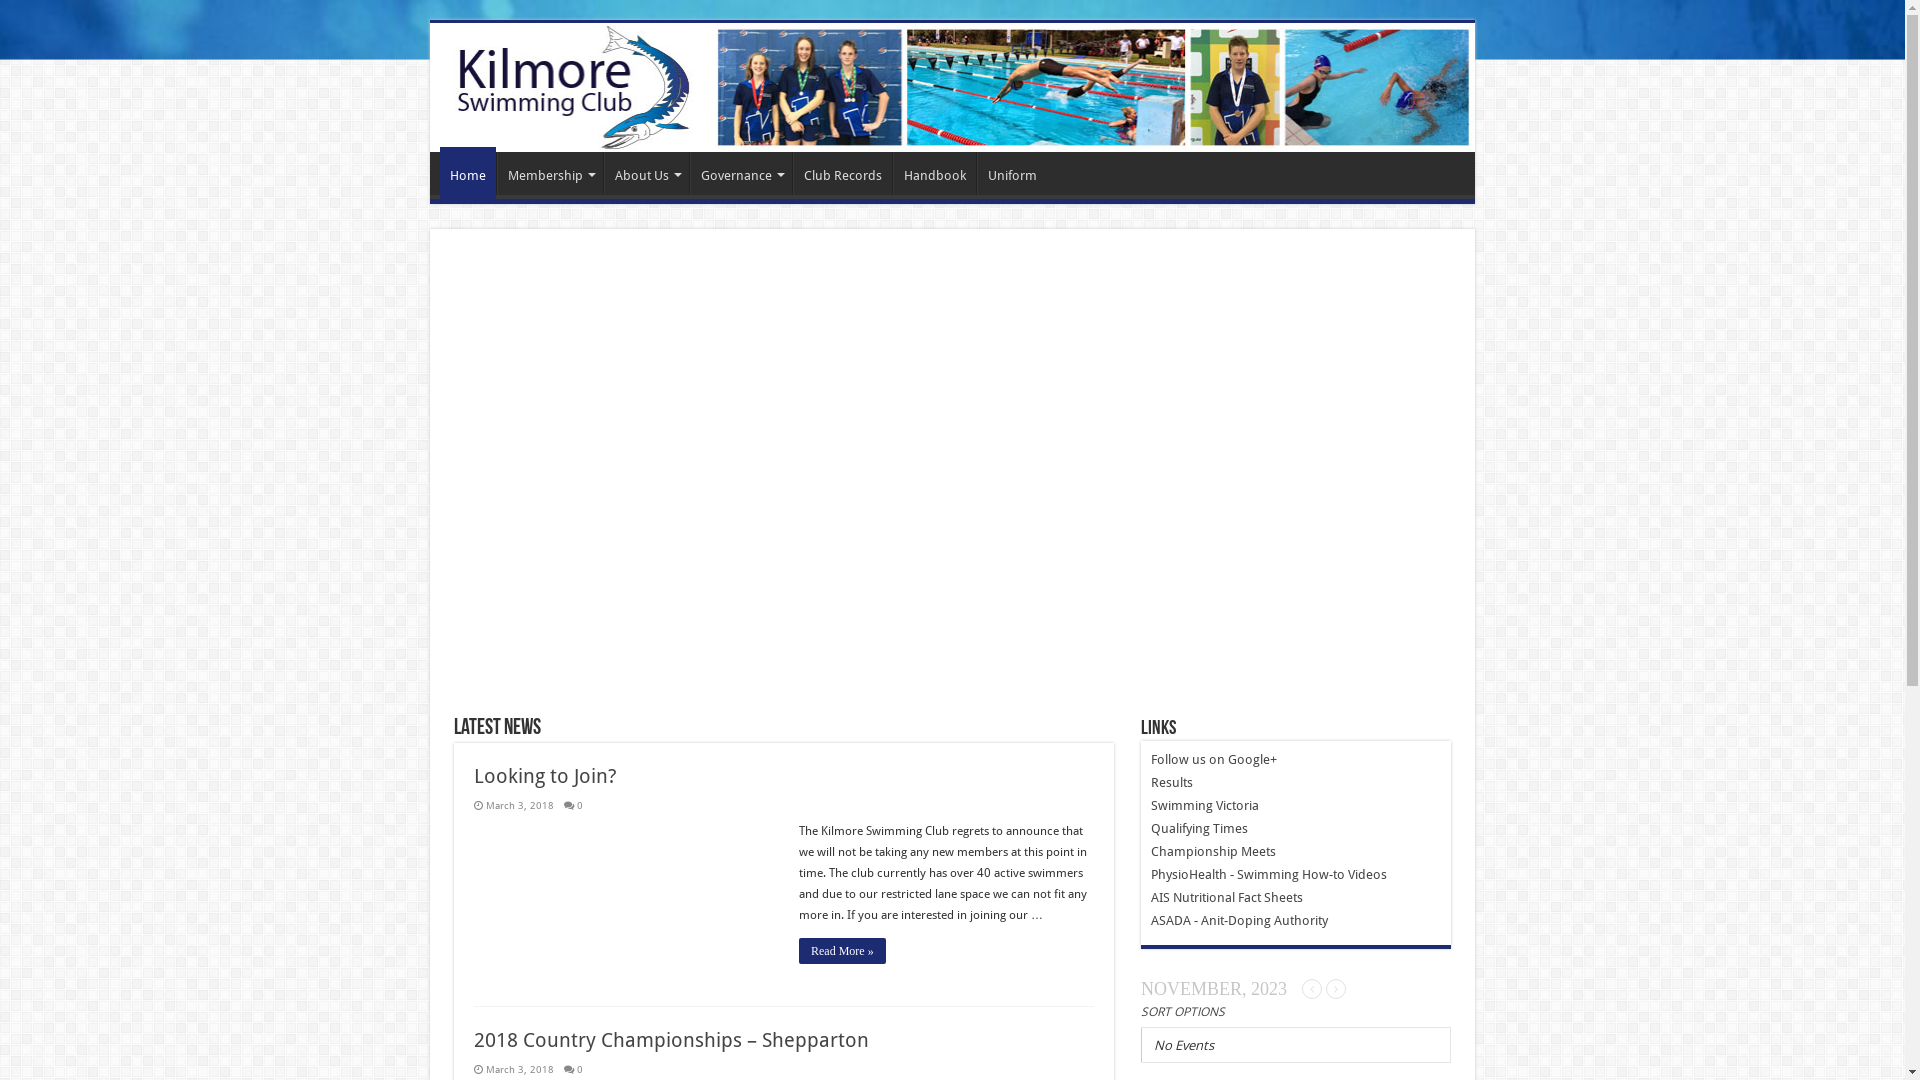 The image size is (1920, 1080). Describe the element at coordinates (1226, 896) in the screenshot. I see `'AIS Nutritional Fact Sheets'` at that location.